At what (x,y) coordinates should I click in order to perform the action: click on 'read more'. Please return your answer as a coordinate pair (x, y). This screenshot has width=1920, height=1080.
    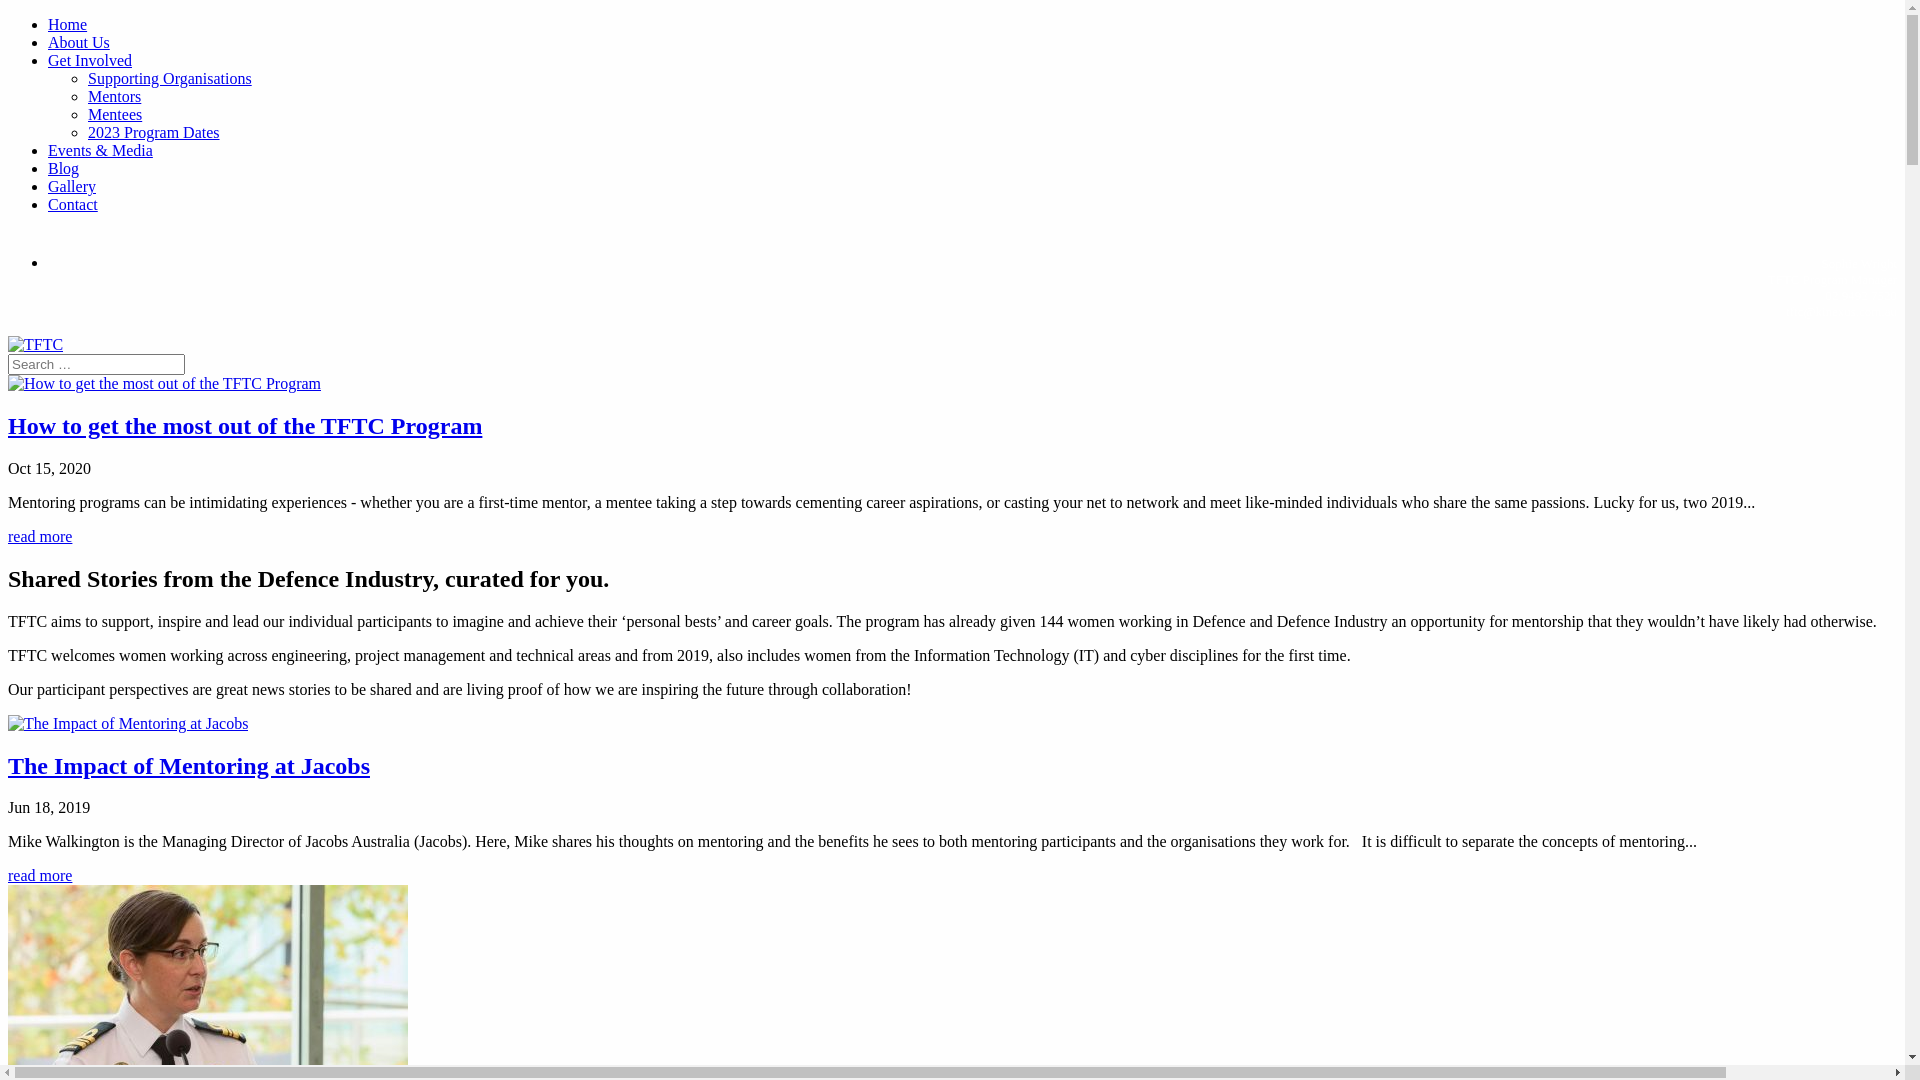
    Looking at the image, I should click on (39, 535).